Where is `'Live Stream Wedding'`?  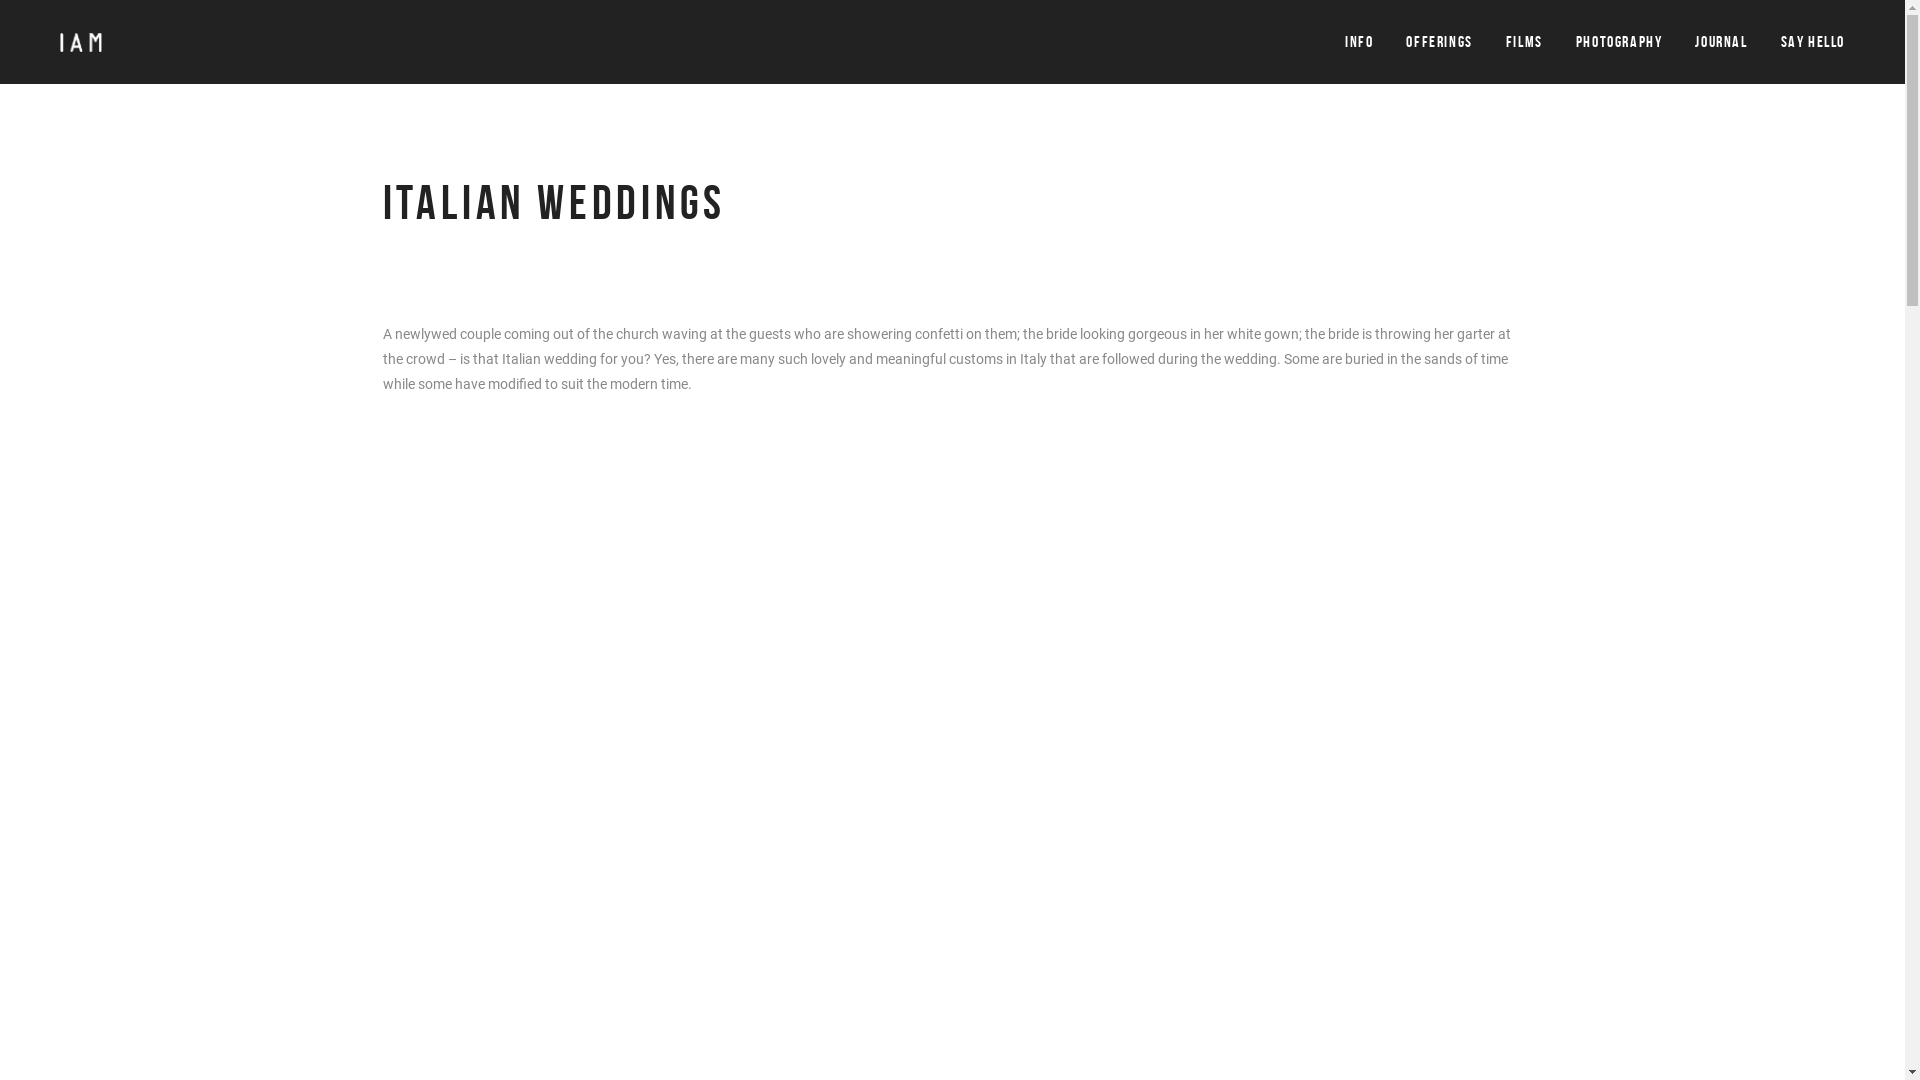
'Live Stream Wedding' is located at coordinates (1226, 825).